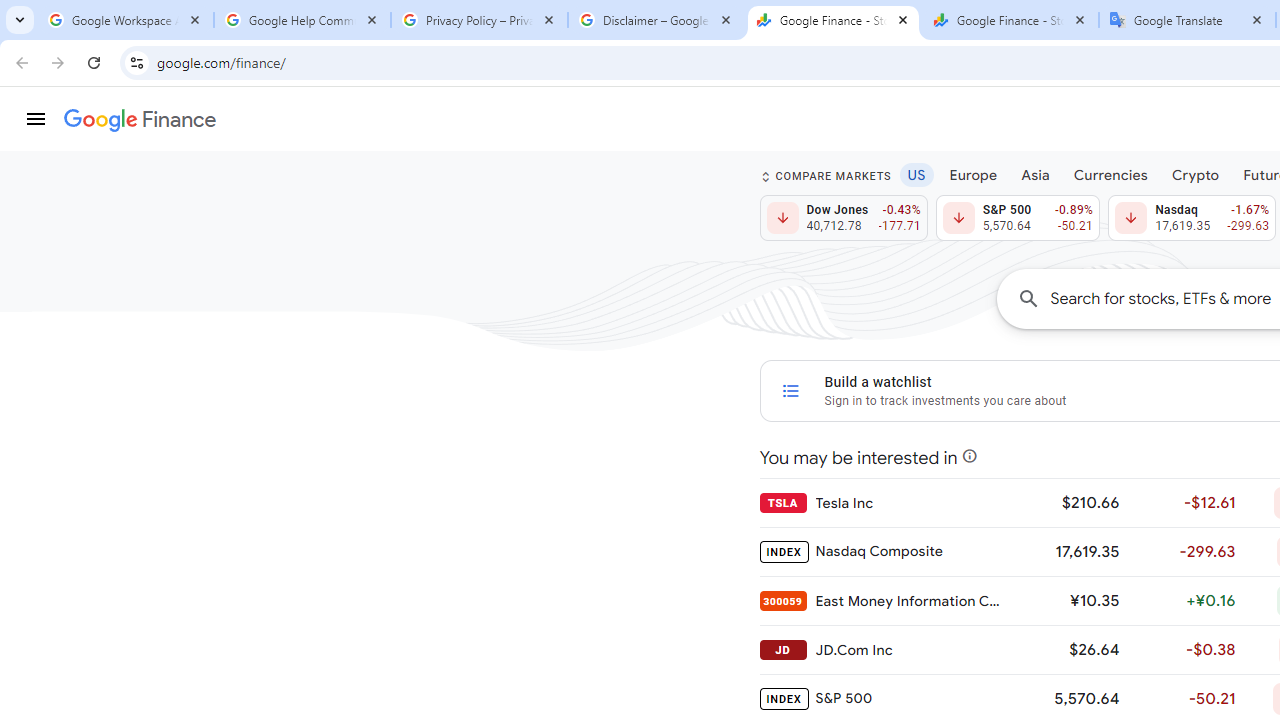 Image resolution: width=1280 pixels, height=720 pixels. Describe the element at coordinates (1035, 173) in the screenshot. I see `'Asia'` at that location.